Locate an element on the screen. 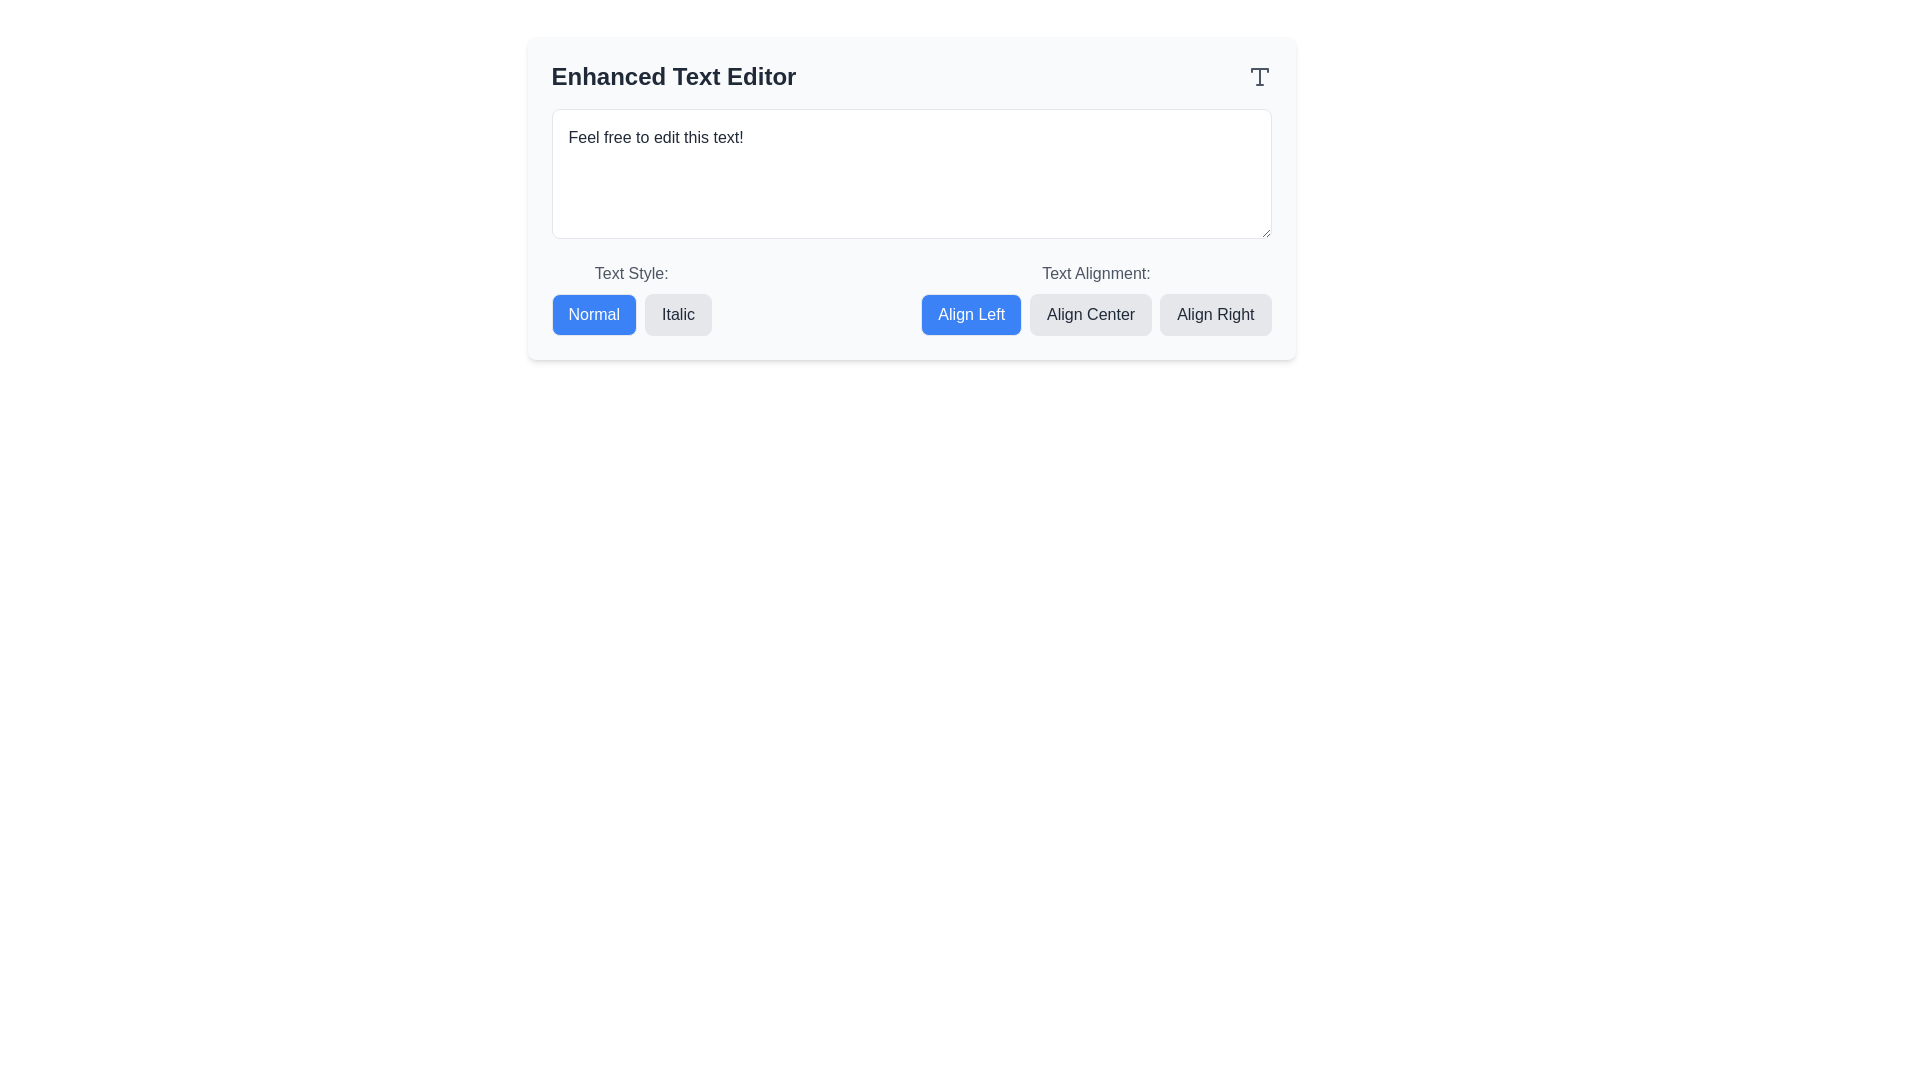  the 'Align Right' button is located at coordinates (1214, 315).